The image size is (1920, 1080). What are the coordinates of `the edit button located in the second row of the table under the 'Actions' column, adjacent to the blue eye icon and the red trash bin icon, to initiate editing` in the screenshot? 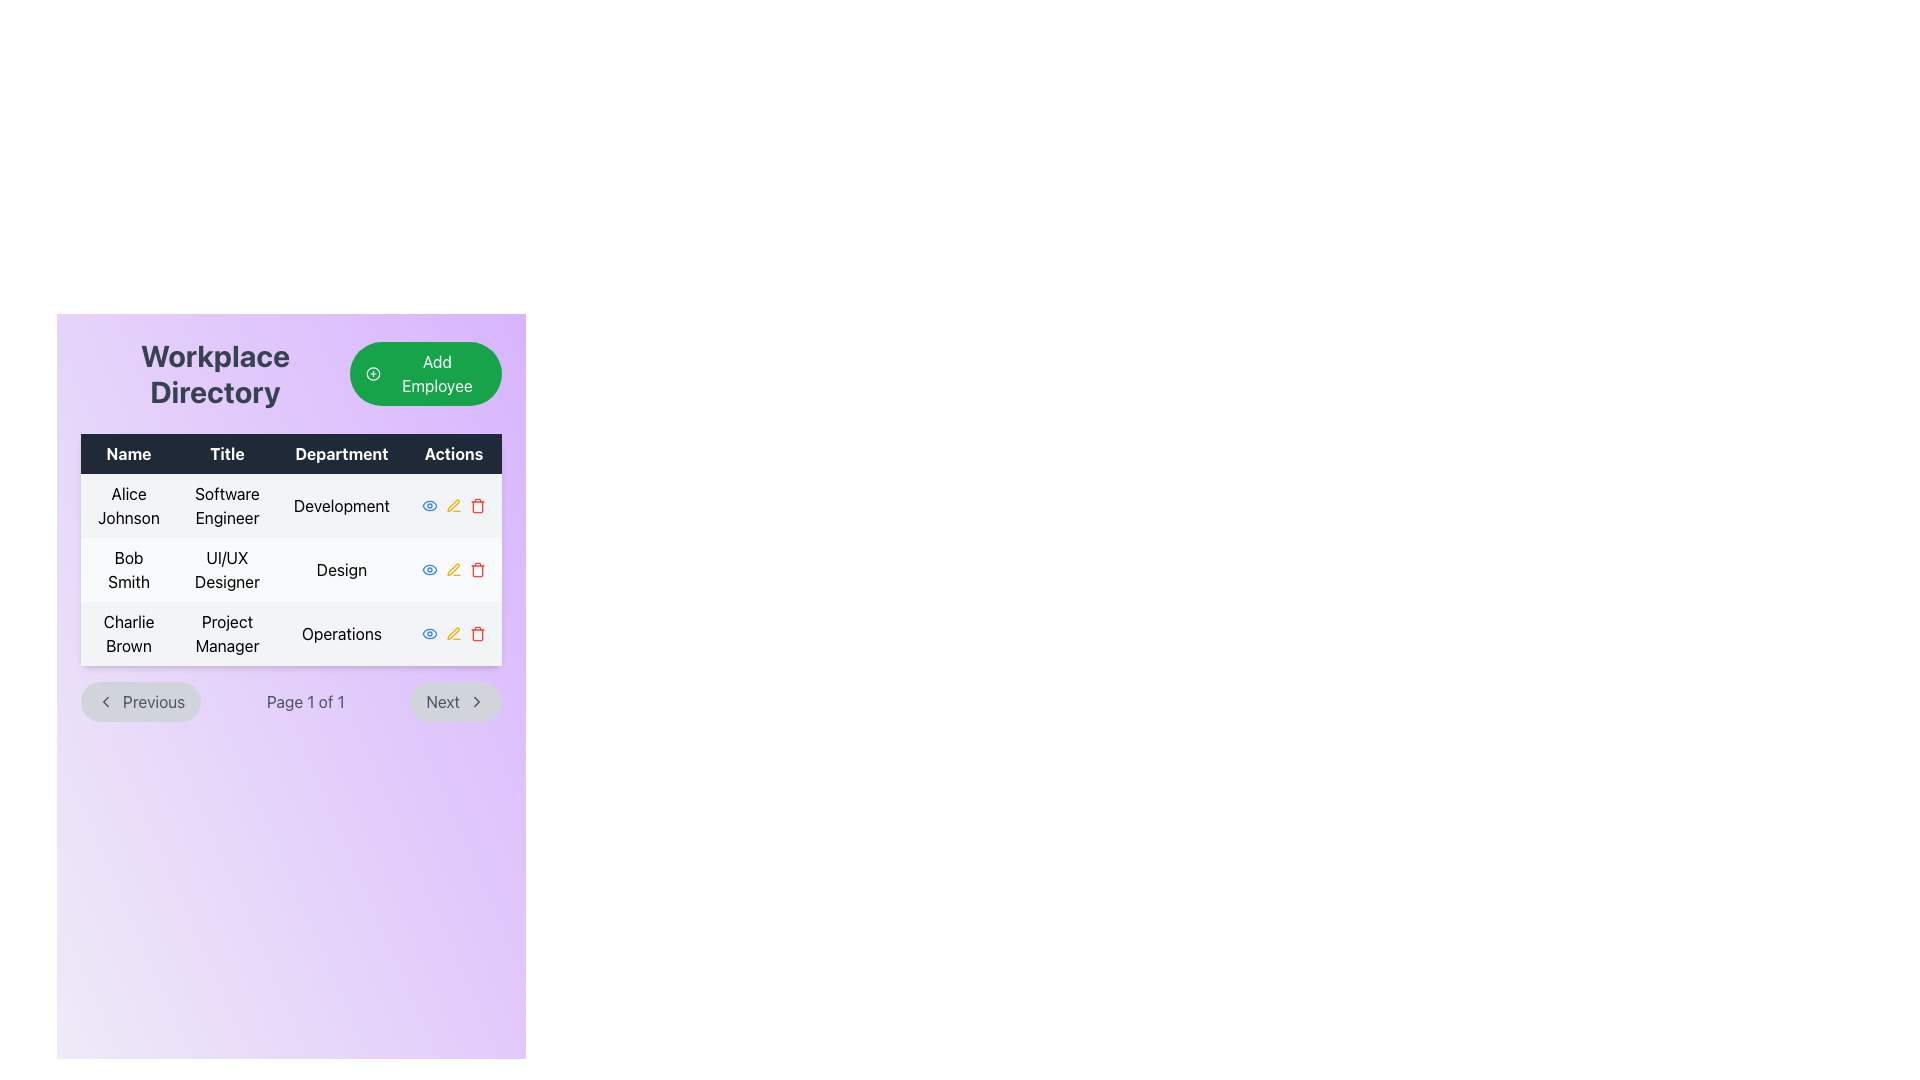 It's located at (453, 570).